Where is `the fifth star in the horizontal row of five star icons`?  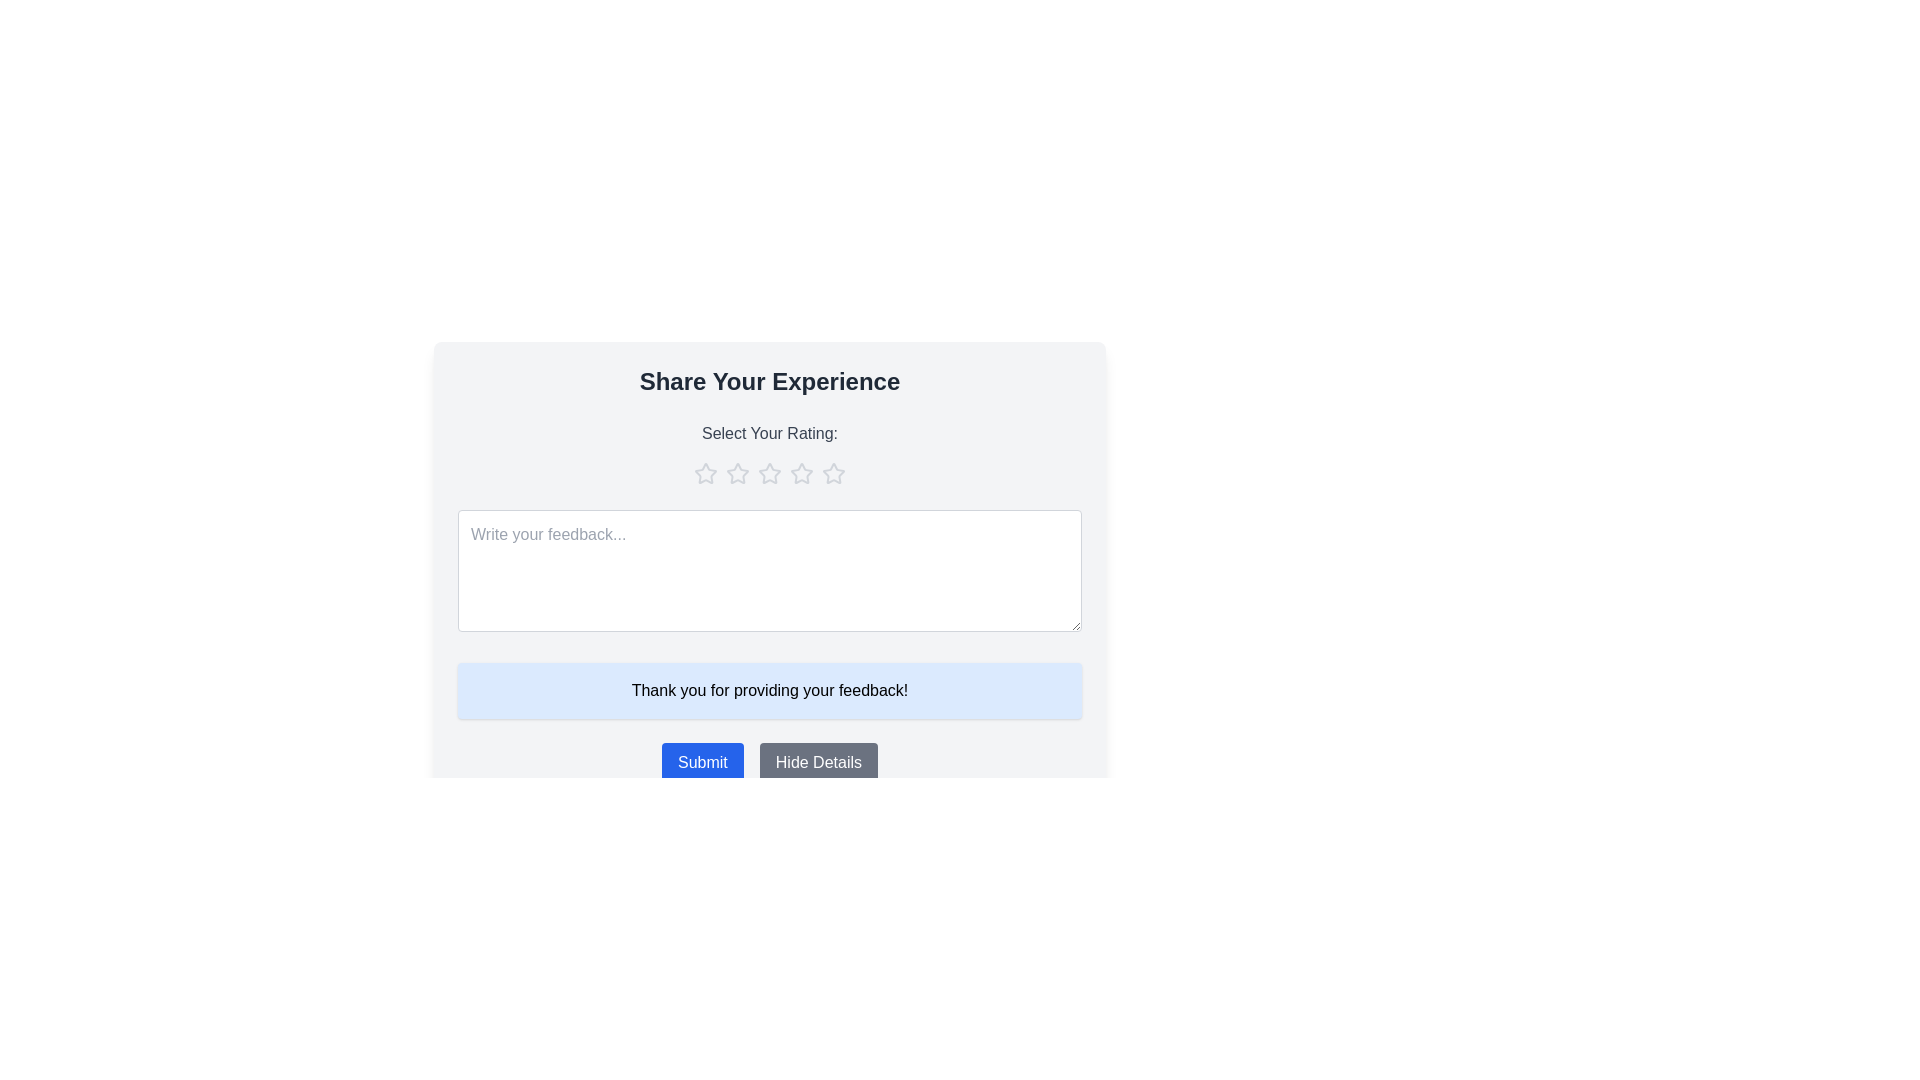
the fifth star in the horizontal row of five star icons is located at coordinates (834, 474).